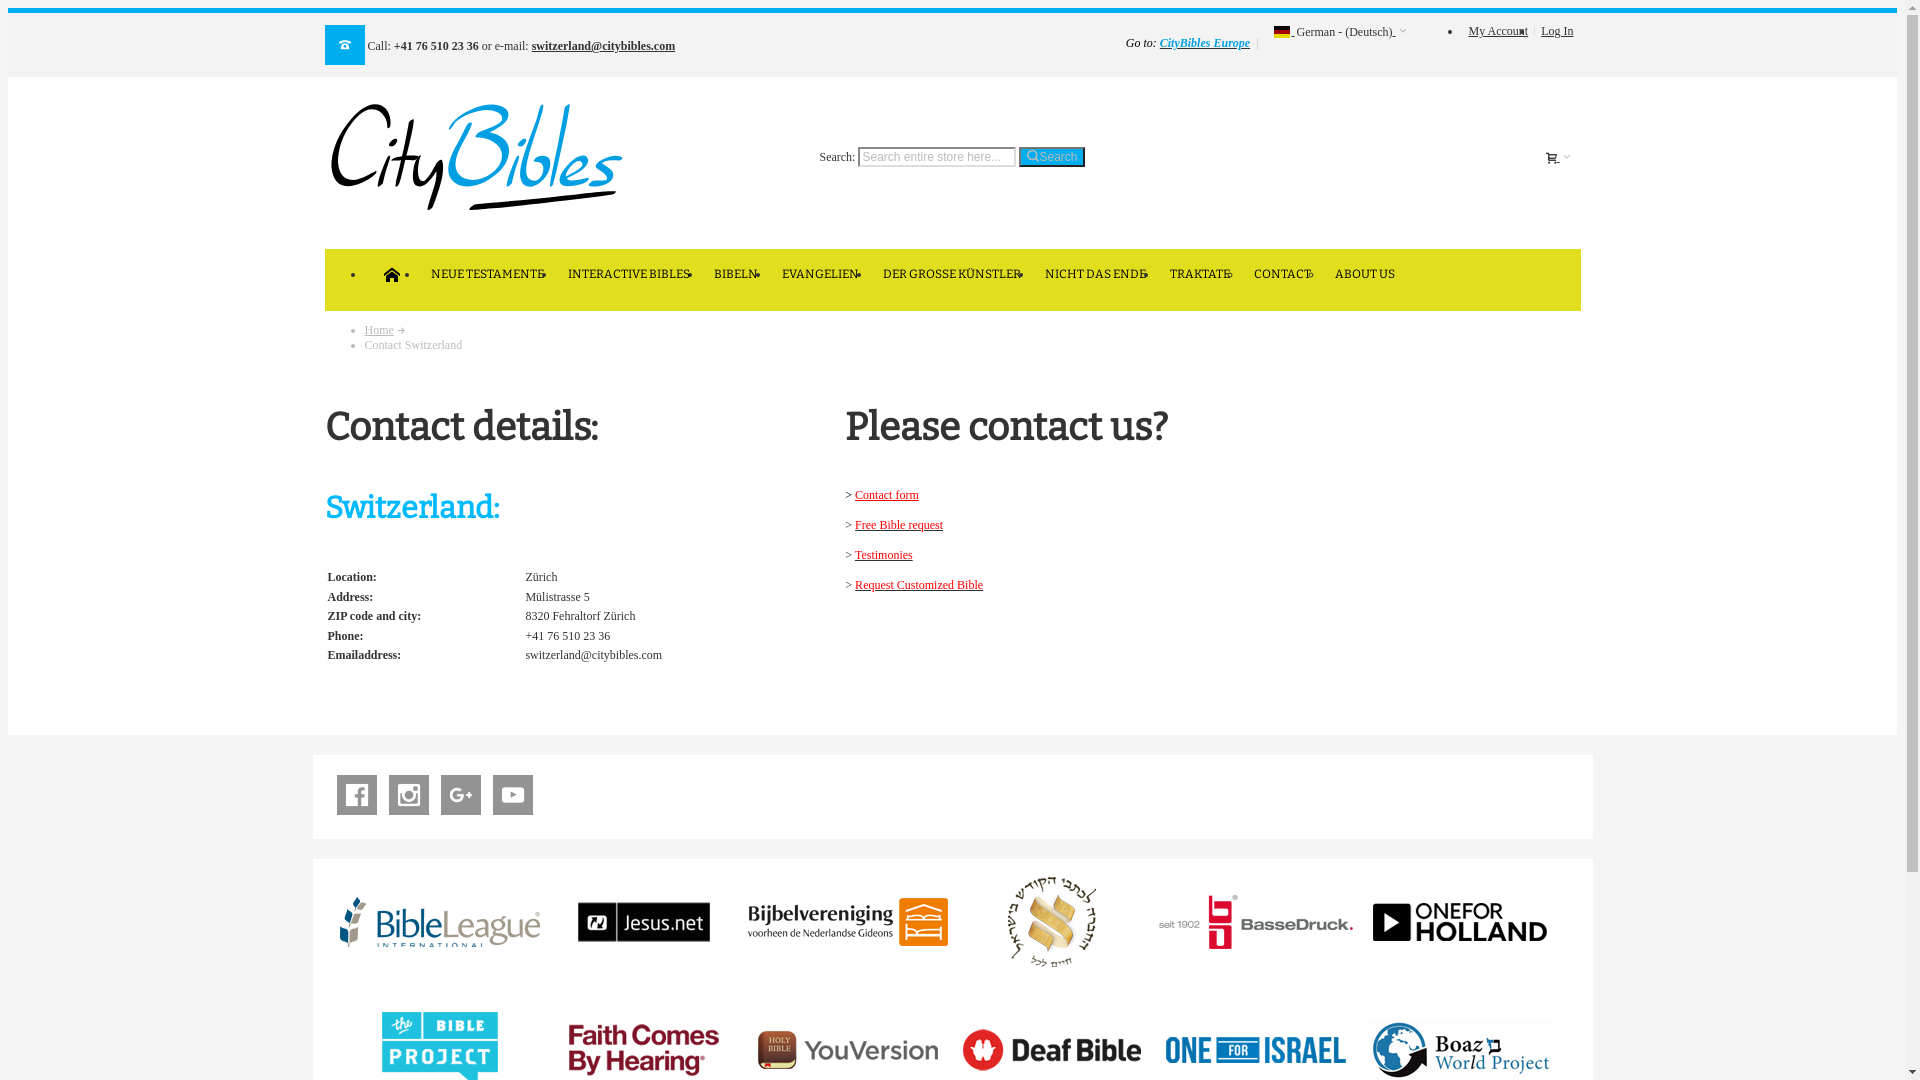  Describe the element at coordinates (1498, 30) in the screenshot. I see `'My Account'` at that location.